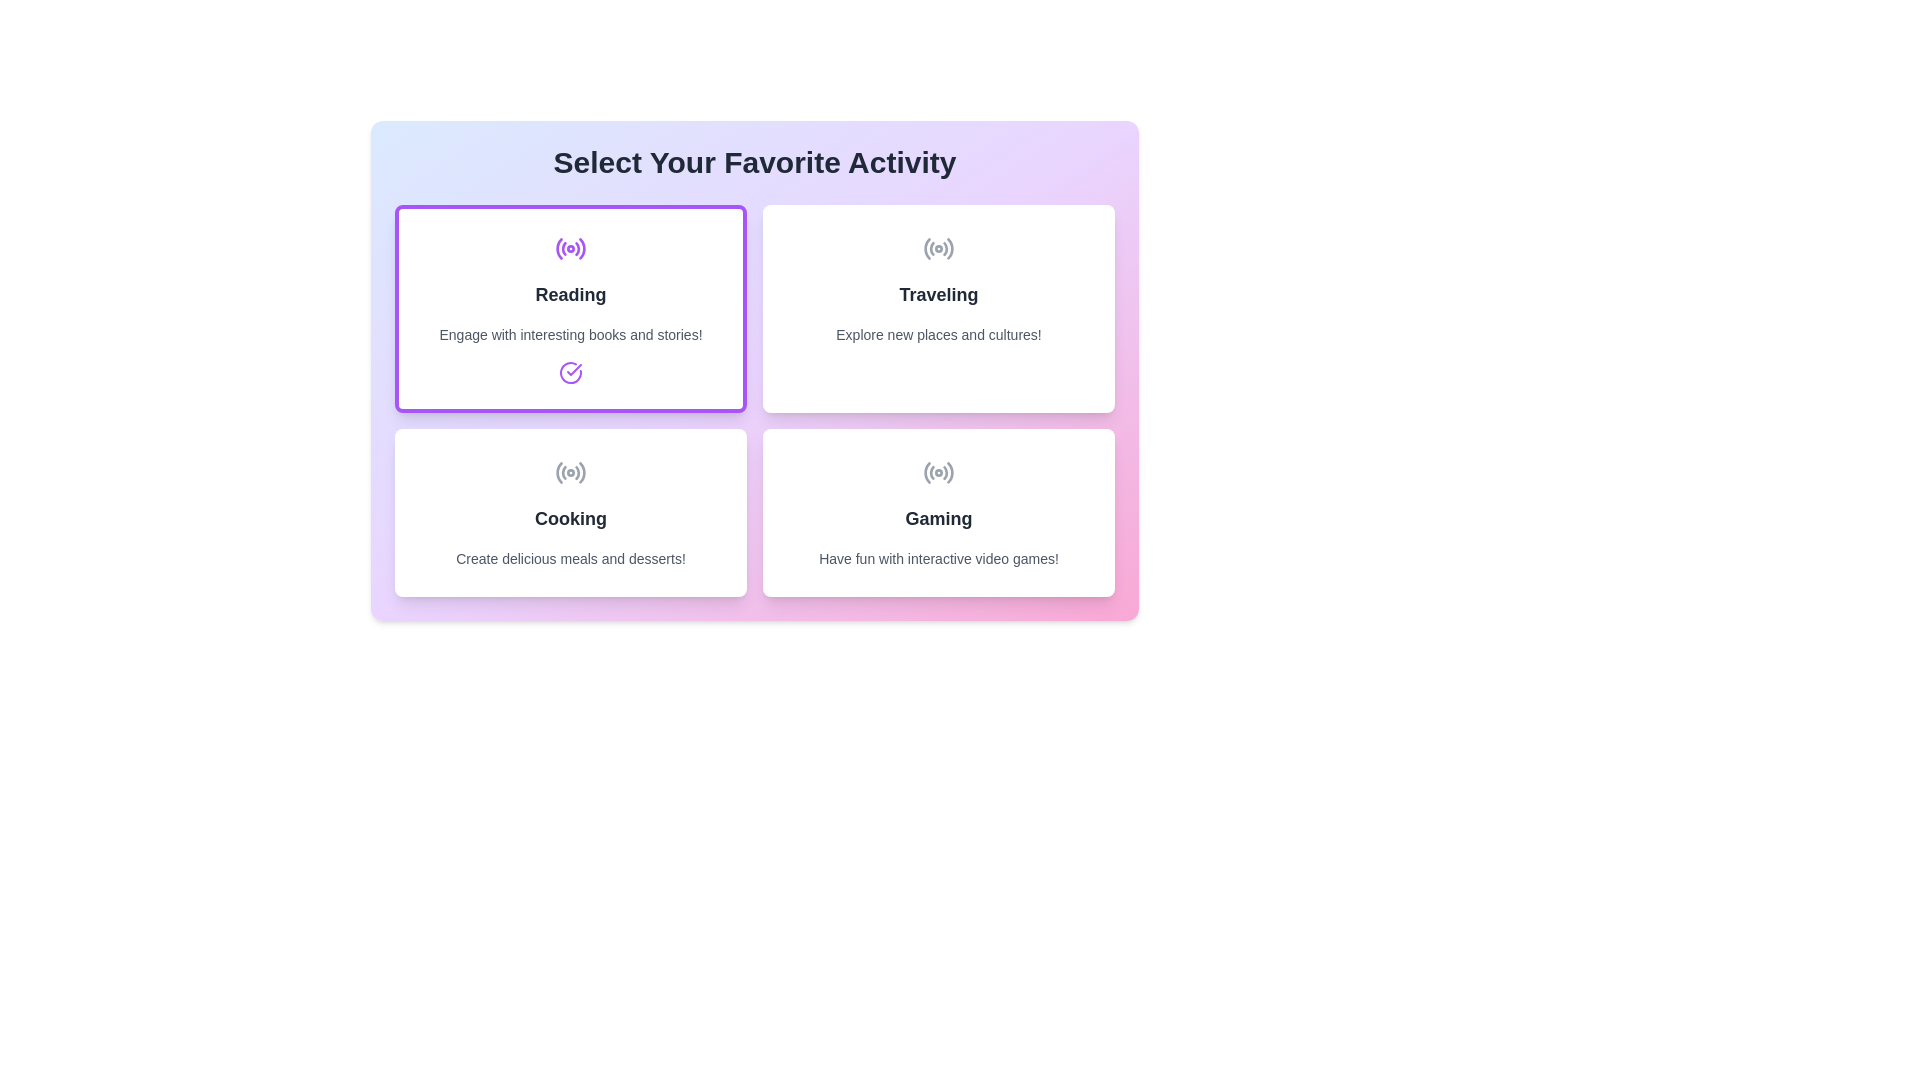 The width and height of the screenshot is (1920, 1080). I want to click on the visual icon representing the 'Reading' card, which is positioned at the top of the highlighted card labeled 'Reading', so click(570, 248).